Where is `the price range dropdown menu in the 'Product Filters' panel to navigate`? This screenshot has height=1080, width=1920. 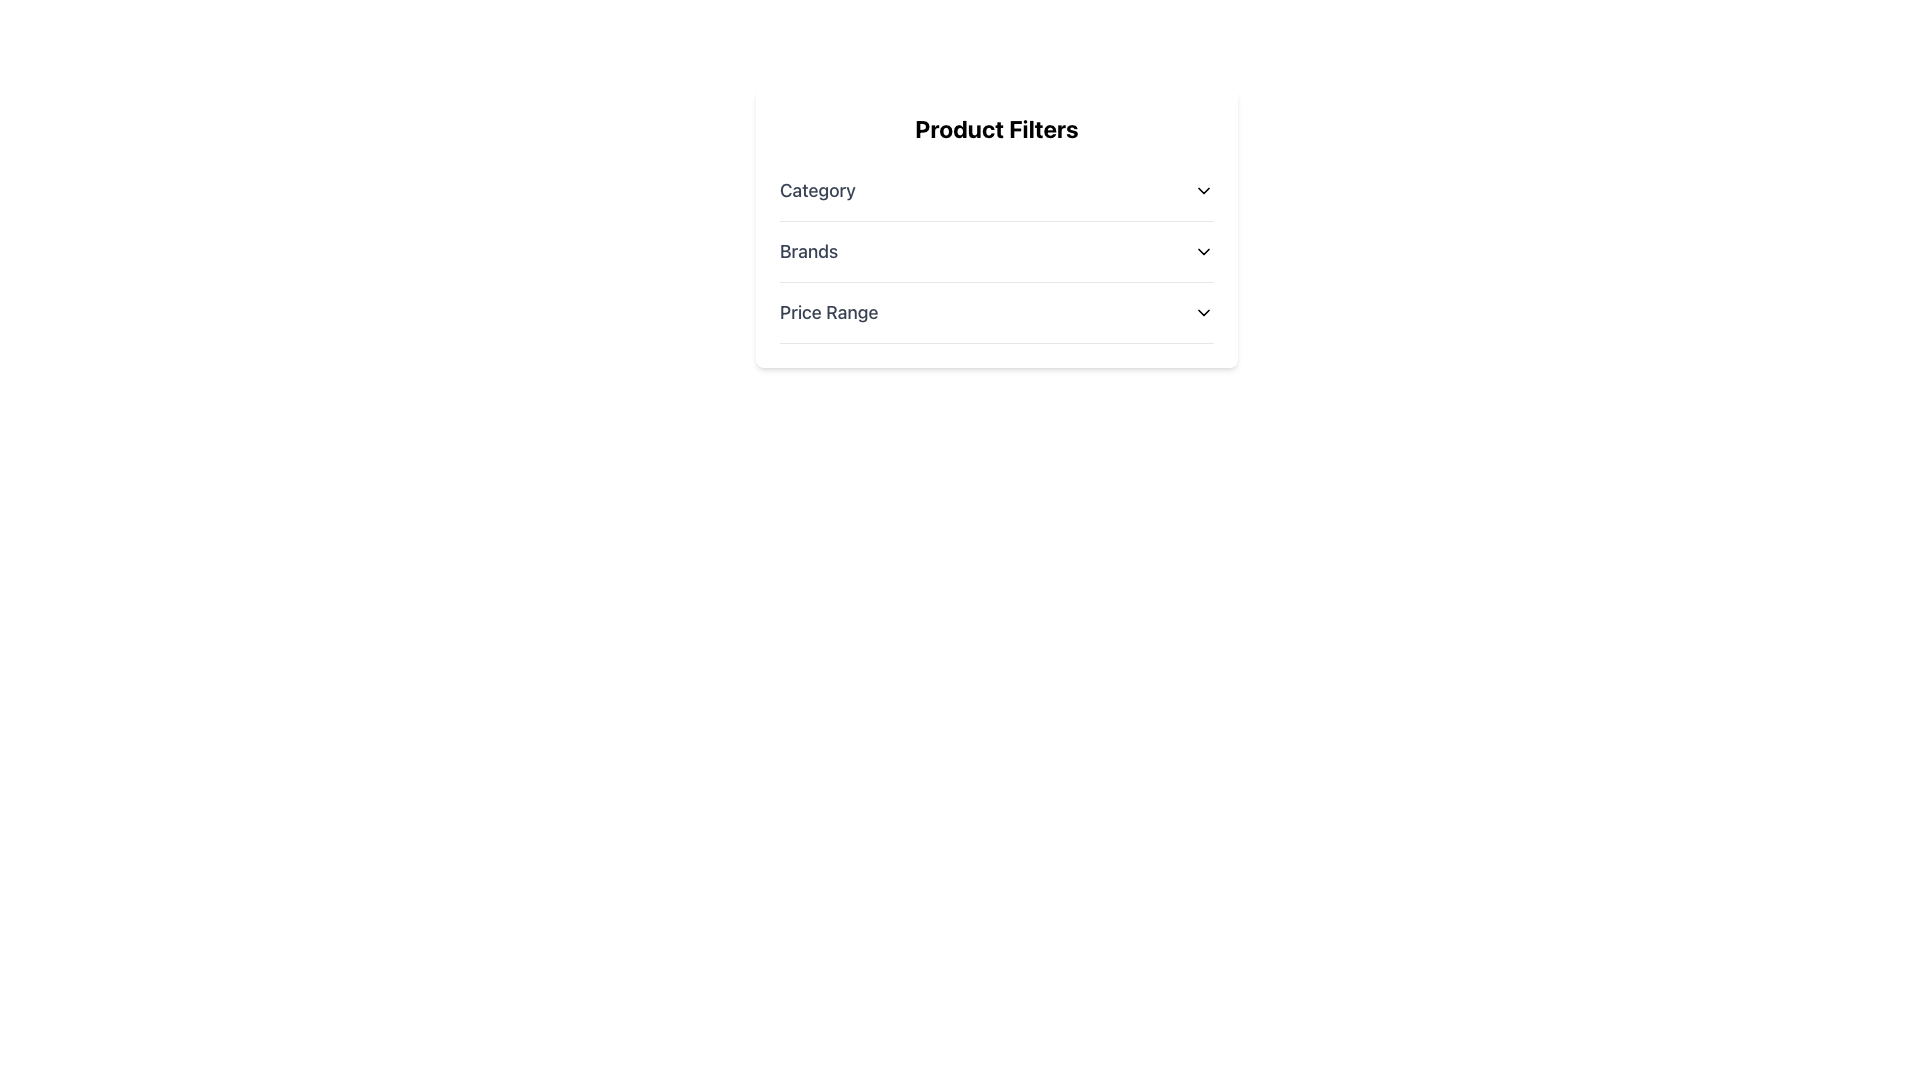
the price range dropdown menu in the 'Product Filters' panel to navigate is located at coordinates (997, 312).